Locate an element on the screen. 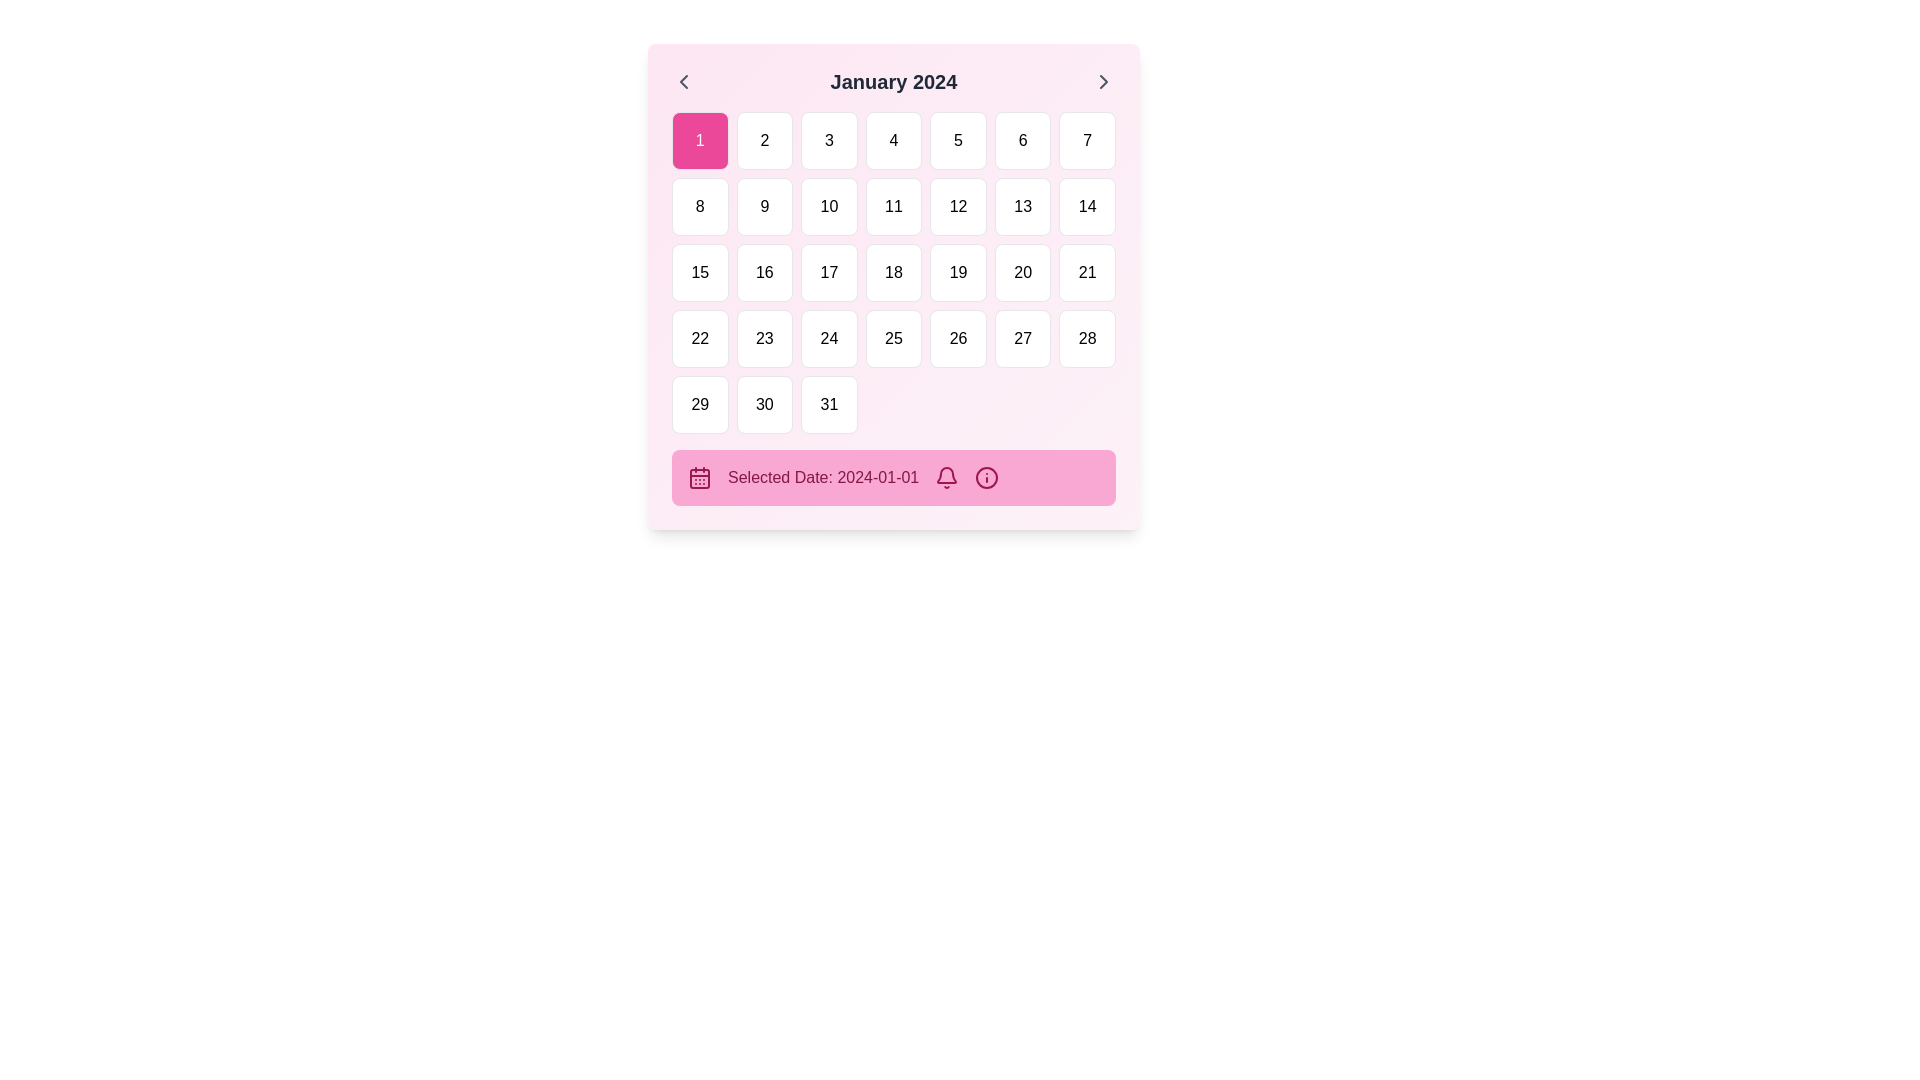  the square button with a white background and black text '16' is located at coordinates (763, 273).